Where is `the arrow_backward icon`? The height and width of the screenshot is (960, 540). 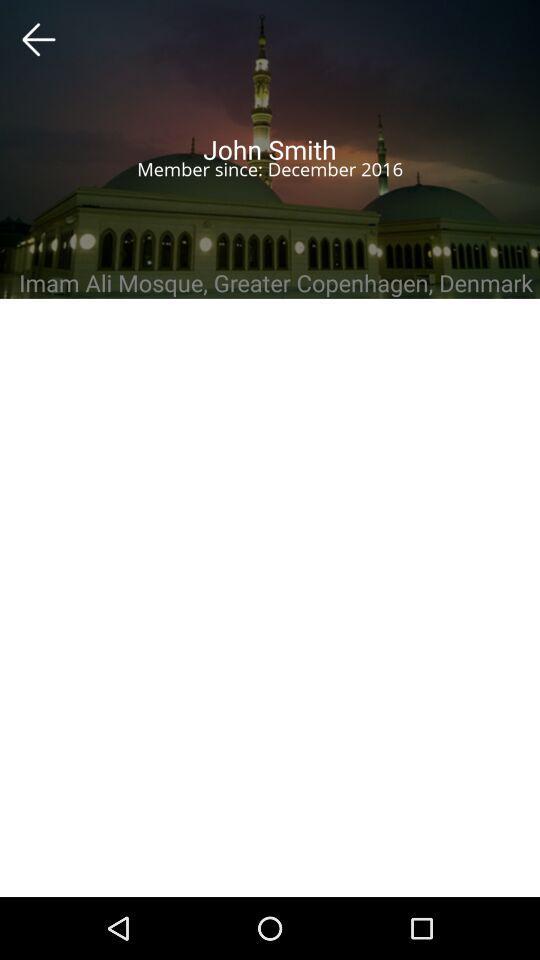 the arrow_backward icon is located at coordinates (39, 38).